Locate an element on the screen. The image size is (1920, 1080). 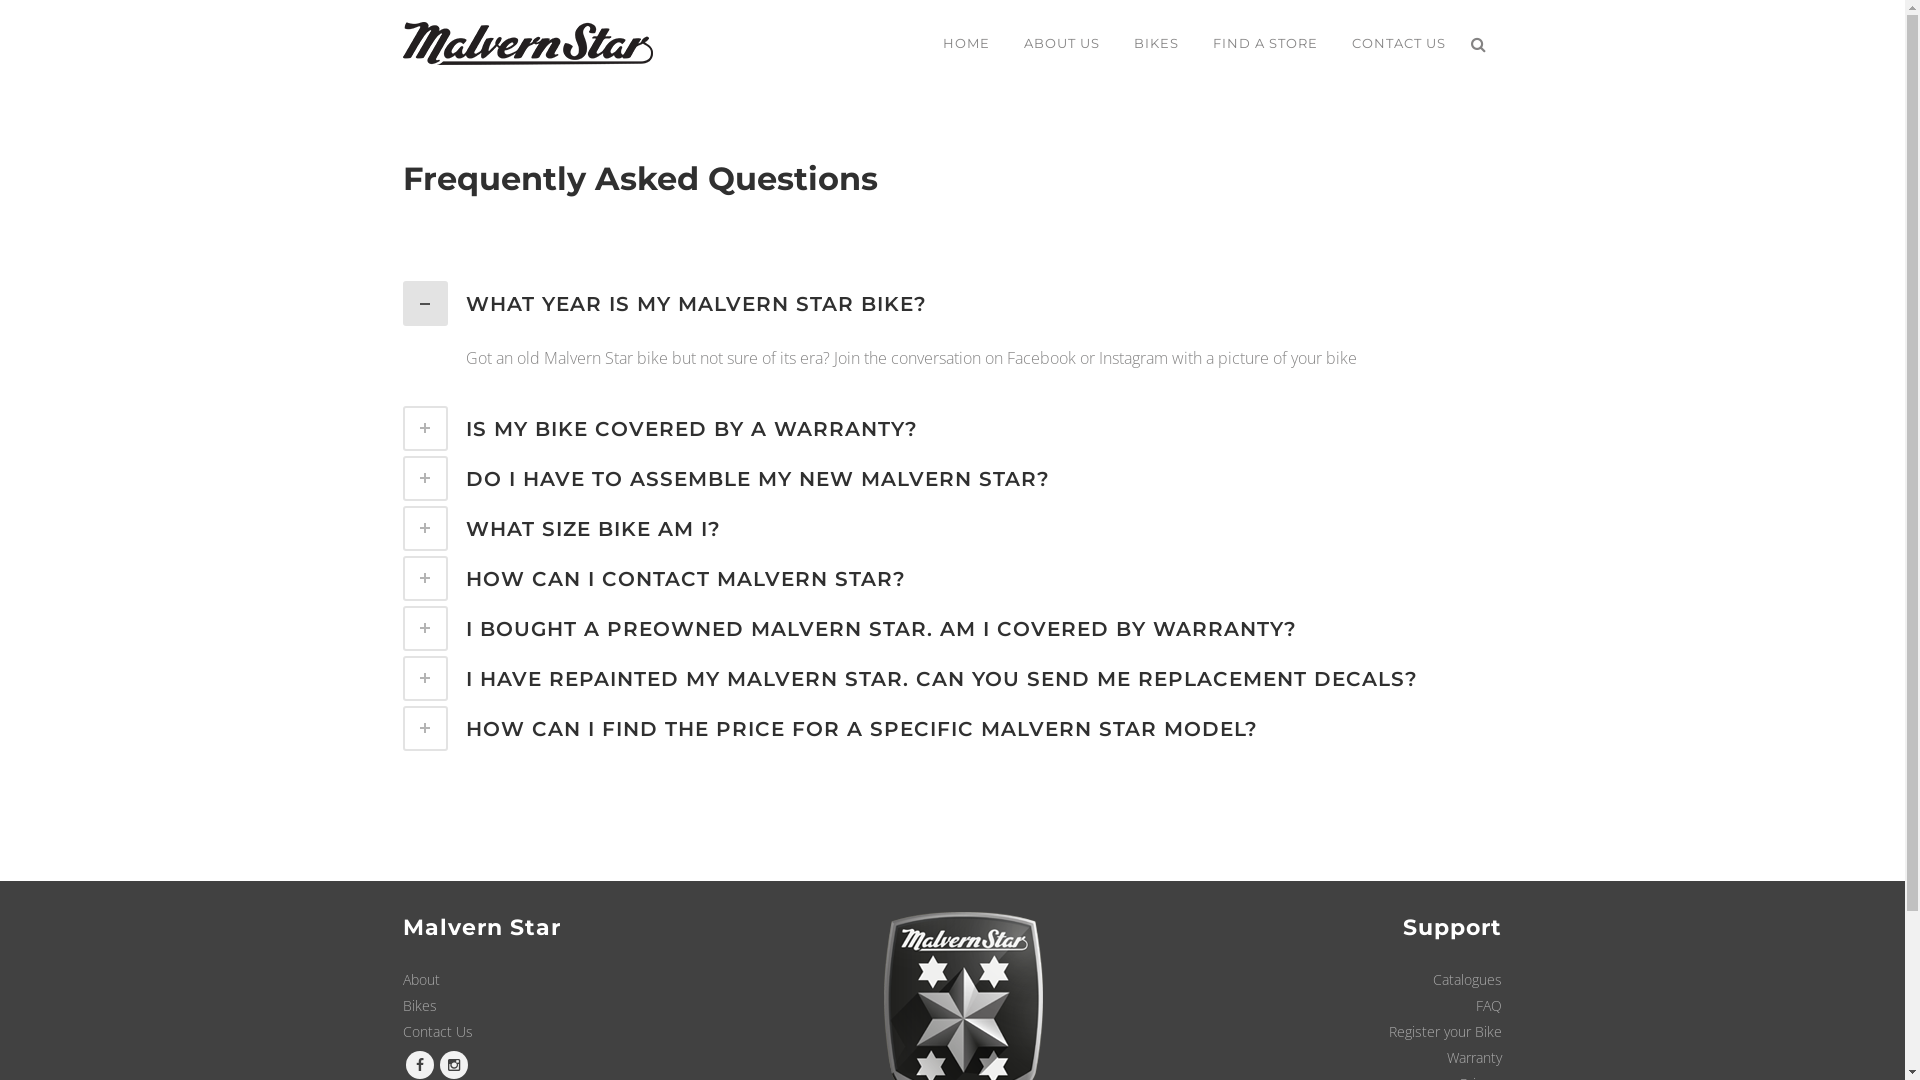
'Register your Bike' is located at coordinates (1445, 1031).